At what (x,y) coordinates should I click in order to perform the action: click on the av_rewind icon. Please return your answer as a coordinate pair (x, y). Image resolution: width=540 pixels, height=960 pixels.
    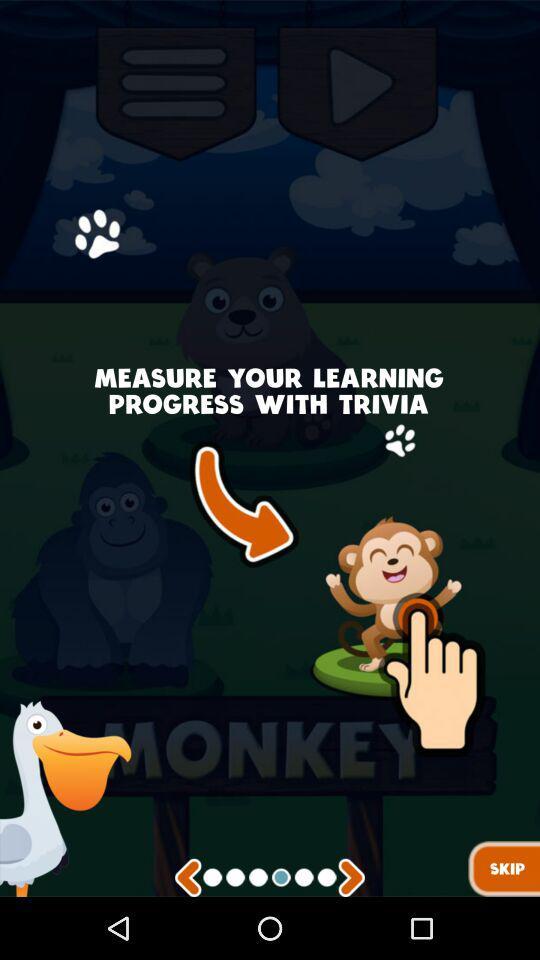
    Looking at the image, I should click on (188, 939).